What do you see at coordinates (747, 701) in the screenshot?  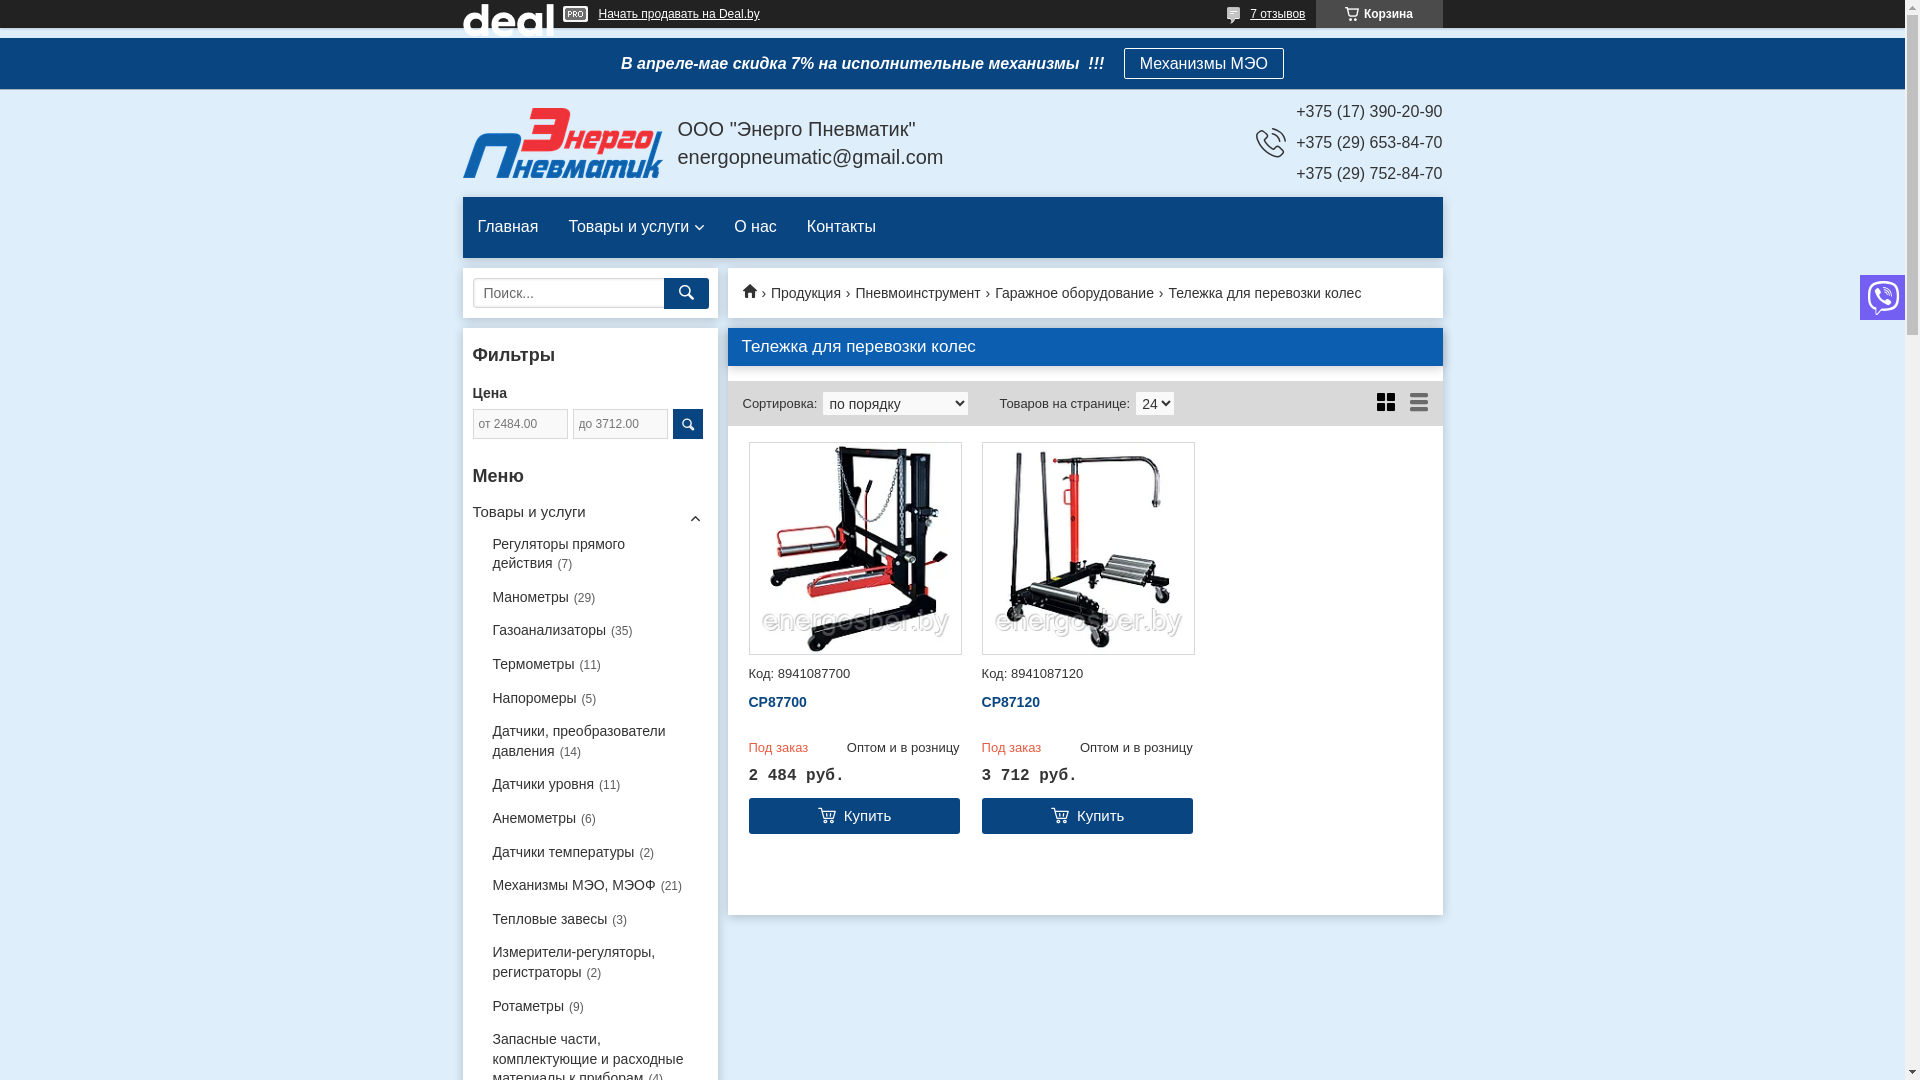 I see `'CP87700'` at bounding box center [747, 701].